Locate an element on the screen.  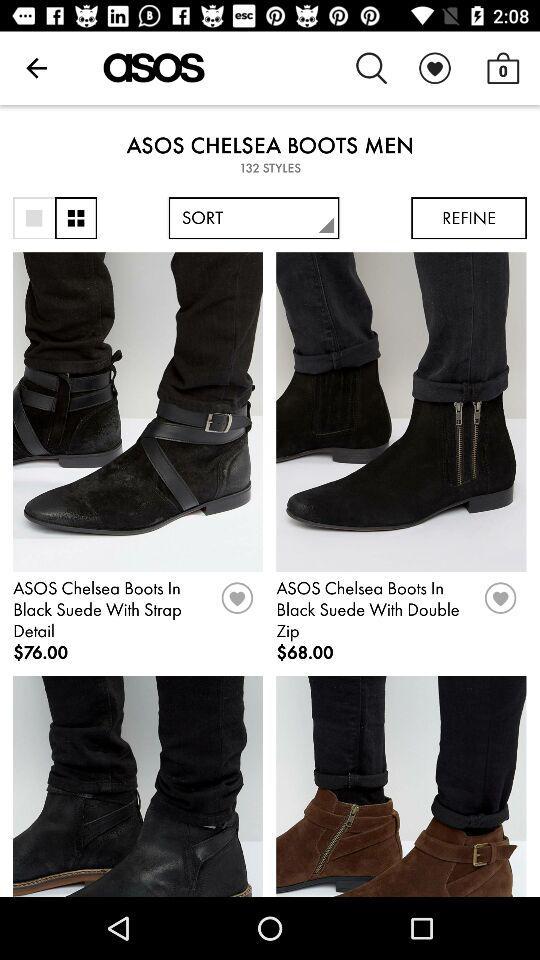
change view to multiple is located at coordinates (75, 218).